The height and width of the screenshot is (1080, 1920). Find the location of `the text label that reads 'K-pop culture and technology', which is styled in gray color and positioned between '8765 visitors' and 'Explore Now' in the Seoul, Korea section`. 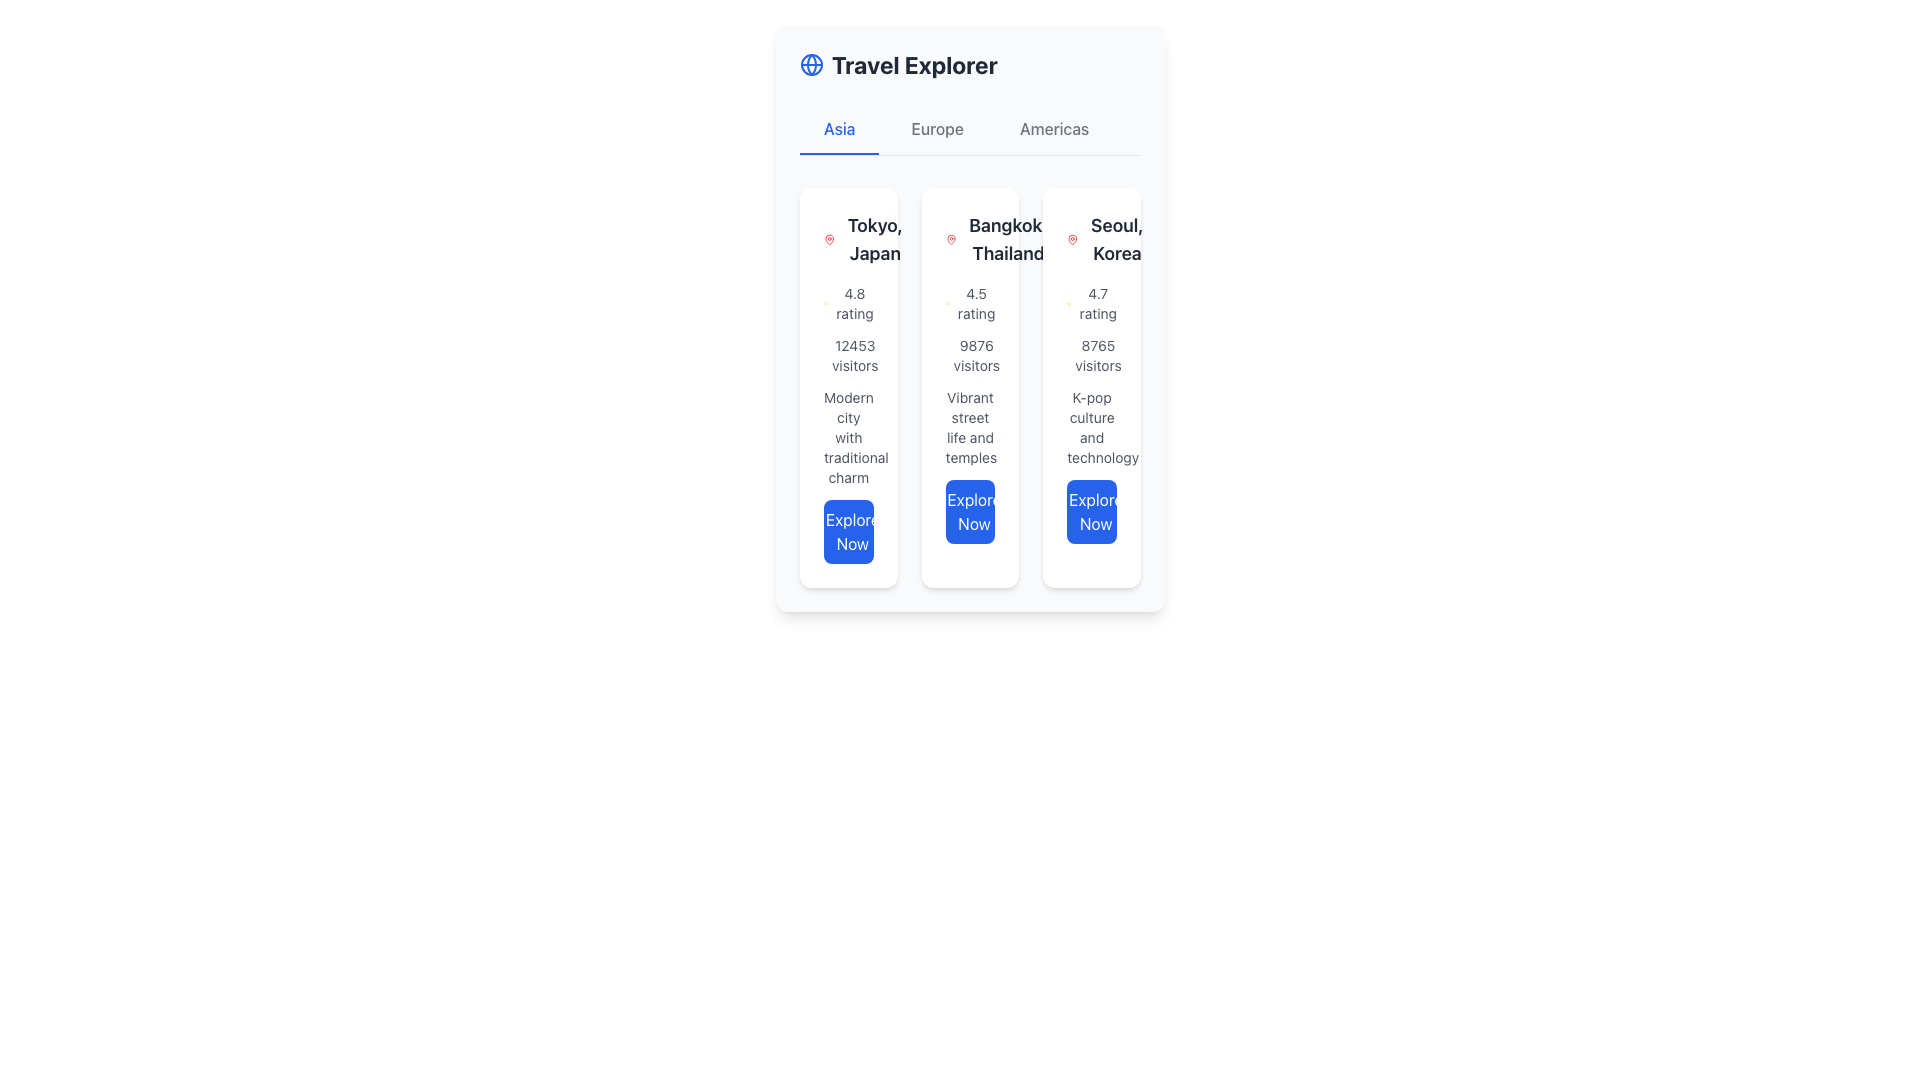

the text label that reads 'K-pop culture and technology', which is styled in gray color and positioned between '8765 visitors' and 'Explore Now' in the Seoul, Korea section is located at coordinates (1091, 427).